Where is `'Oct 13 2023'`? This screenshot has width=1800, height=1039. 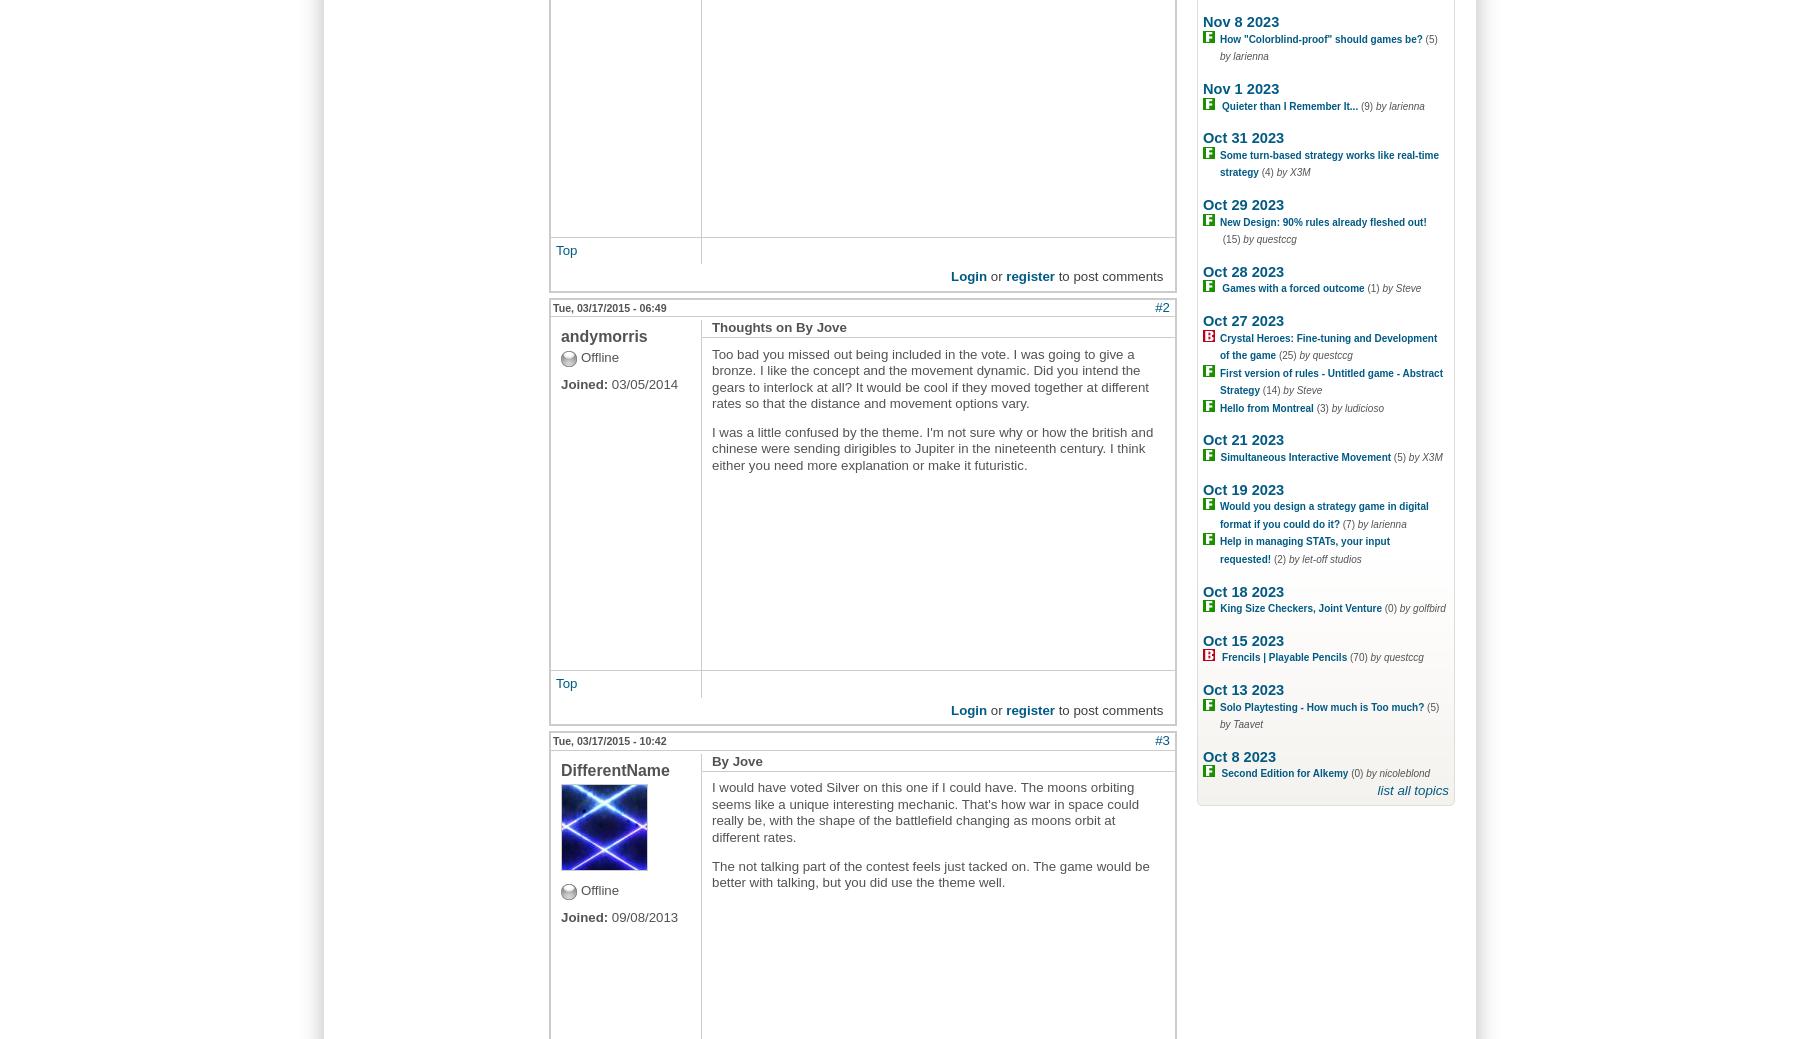
'Oct 13 2023' is located at coordinates (1243, 689).